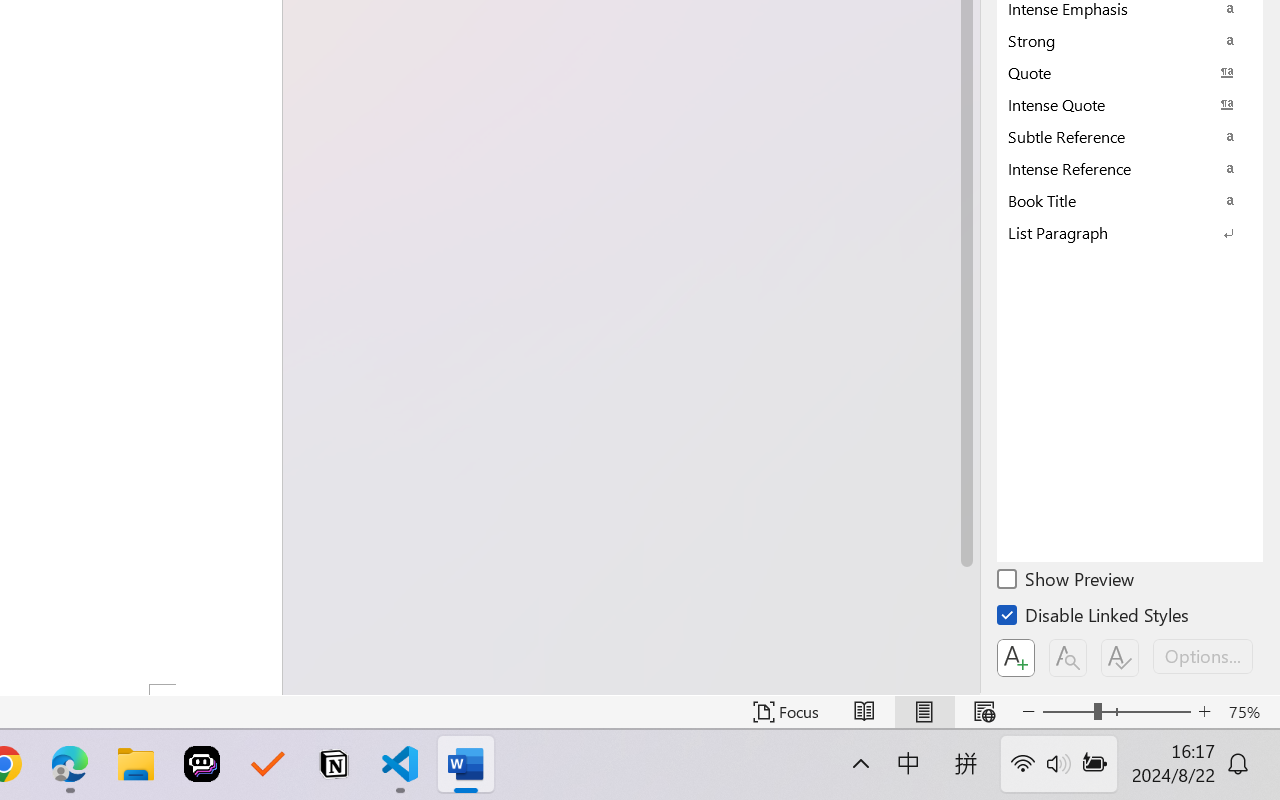  What do you see at coordinates (1130, 103) in the screenshot?
I see `'Intense Quote'` at bounding box center [1130, 103].